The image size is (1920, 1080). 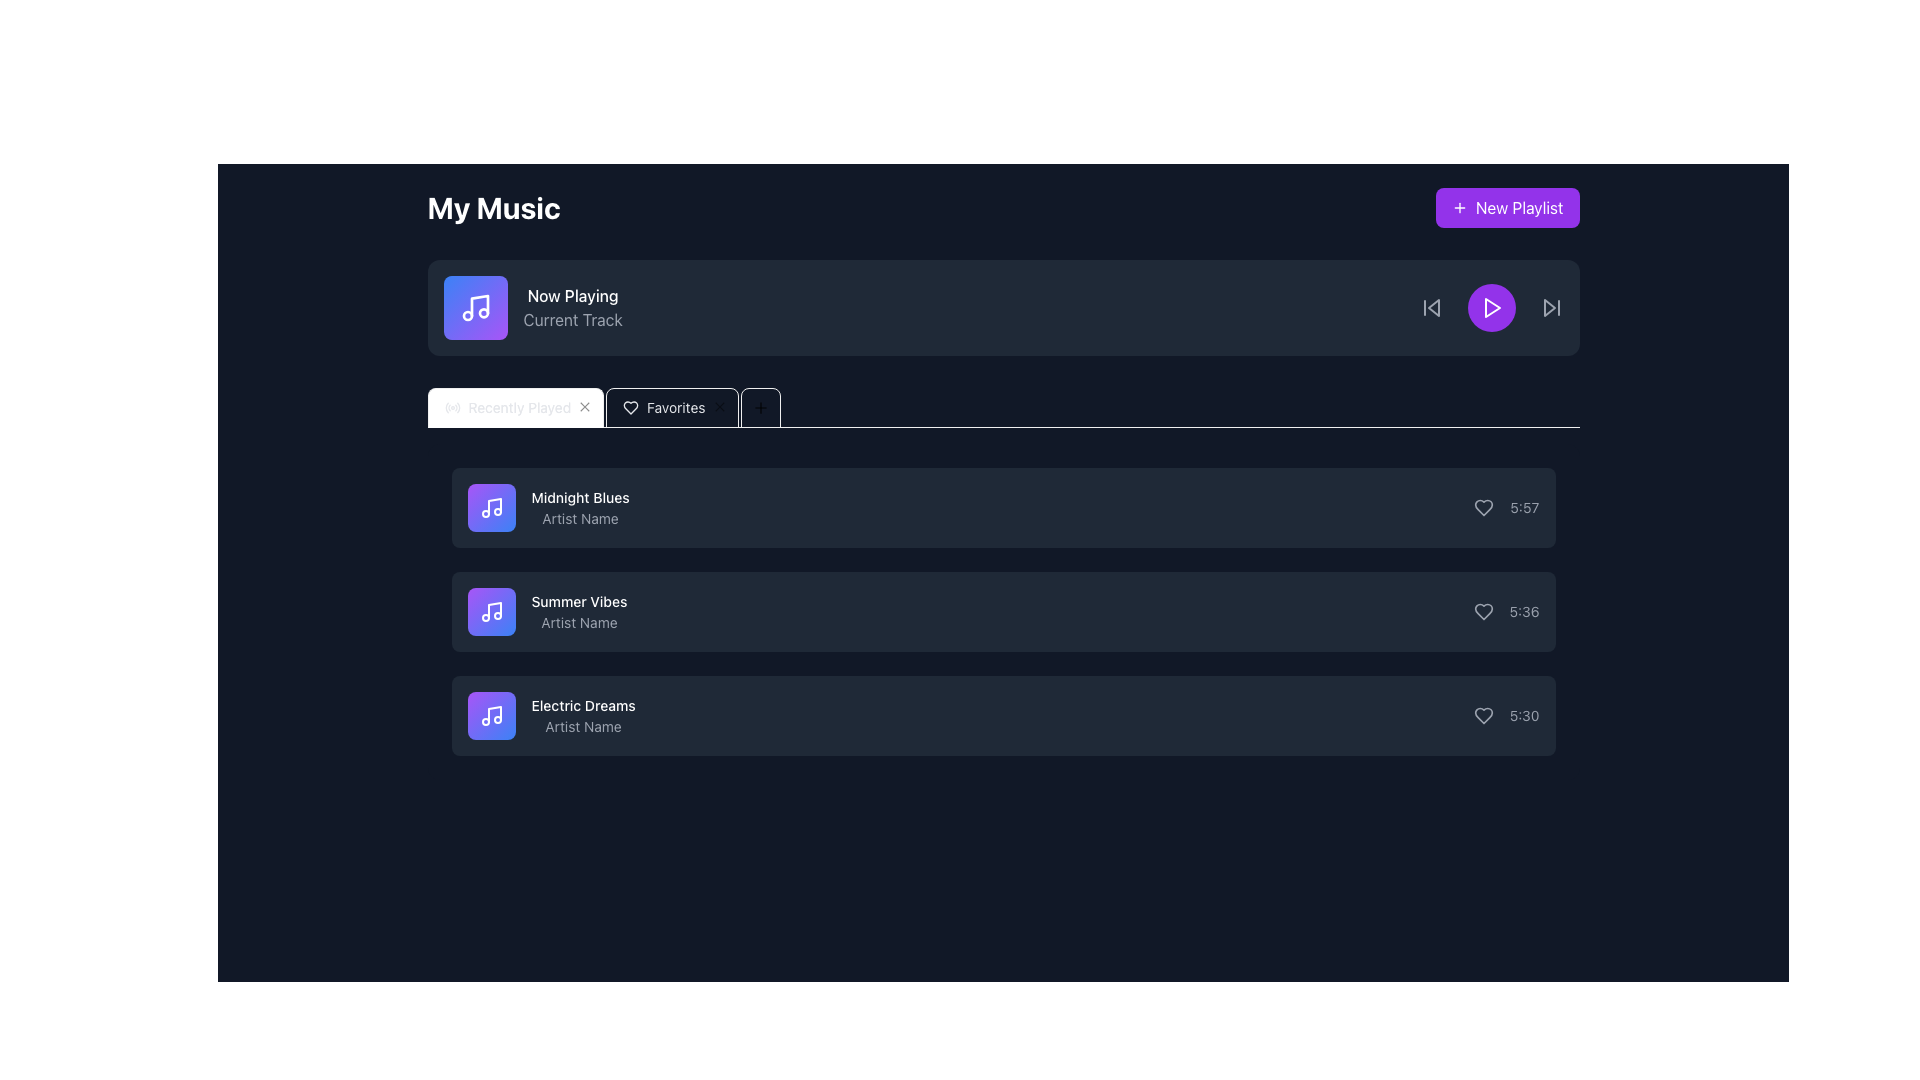 What do you see at coordinates (1507, 507) in the screenshot?
I see `text label displaying '5:57' with gray styling, located to the right of a heart icon in the topmost song entry of the 'Favorites' section` at bounding box center [1507, 507].